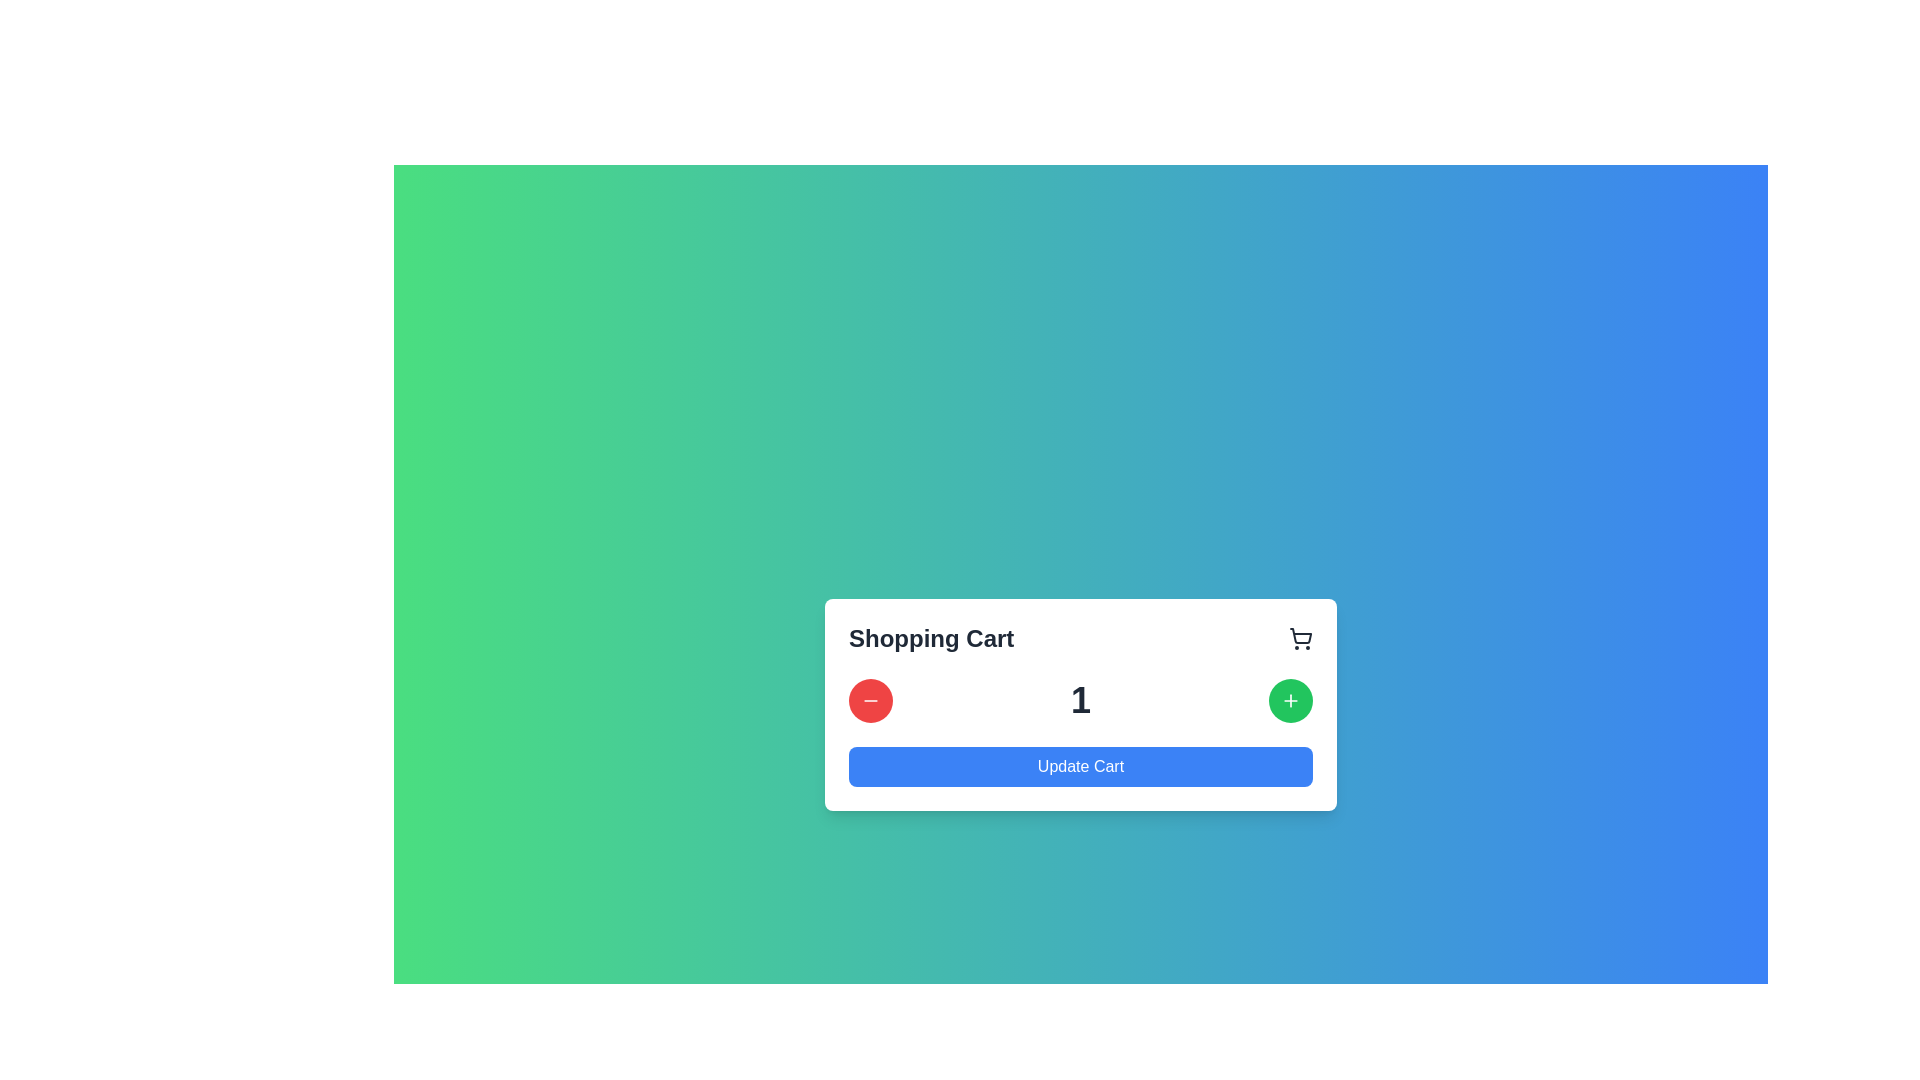  I want to click on the text label that indicates the purpose of the shopping cart interface, which is positioned to the left of the shopping cart icon and above the main content, so click(930, 639).